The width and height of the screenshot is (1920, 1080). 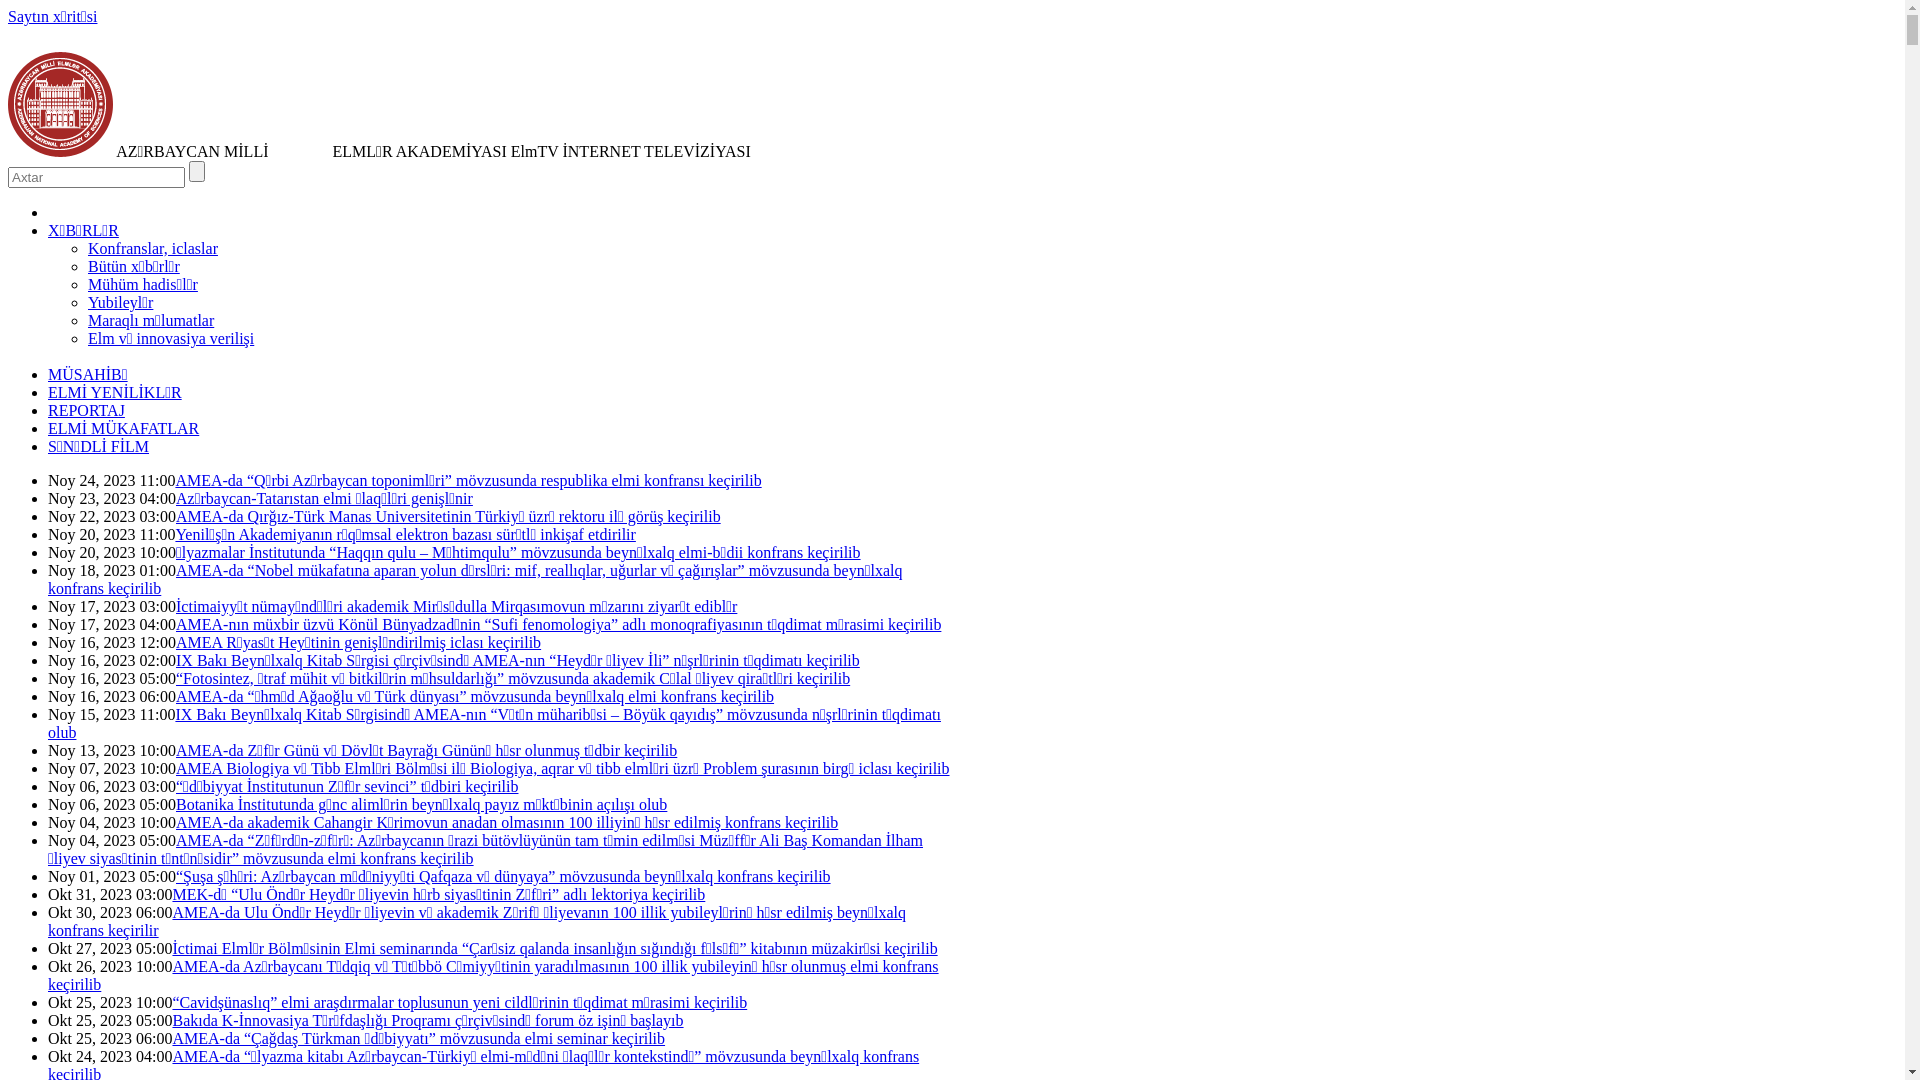 What do you see at coordinates (85, 409) in the screenshot?
I see `'REPORTAJ'` at bounding box center [85, 409].